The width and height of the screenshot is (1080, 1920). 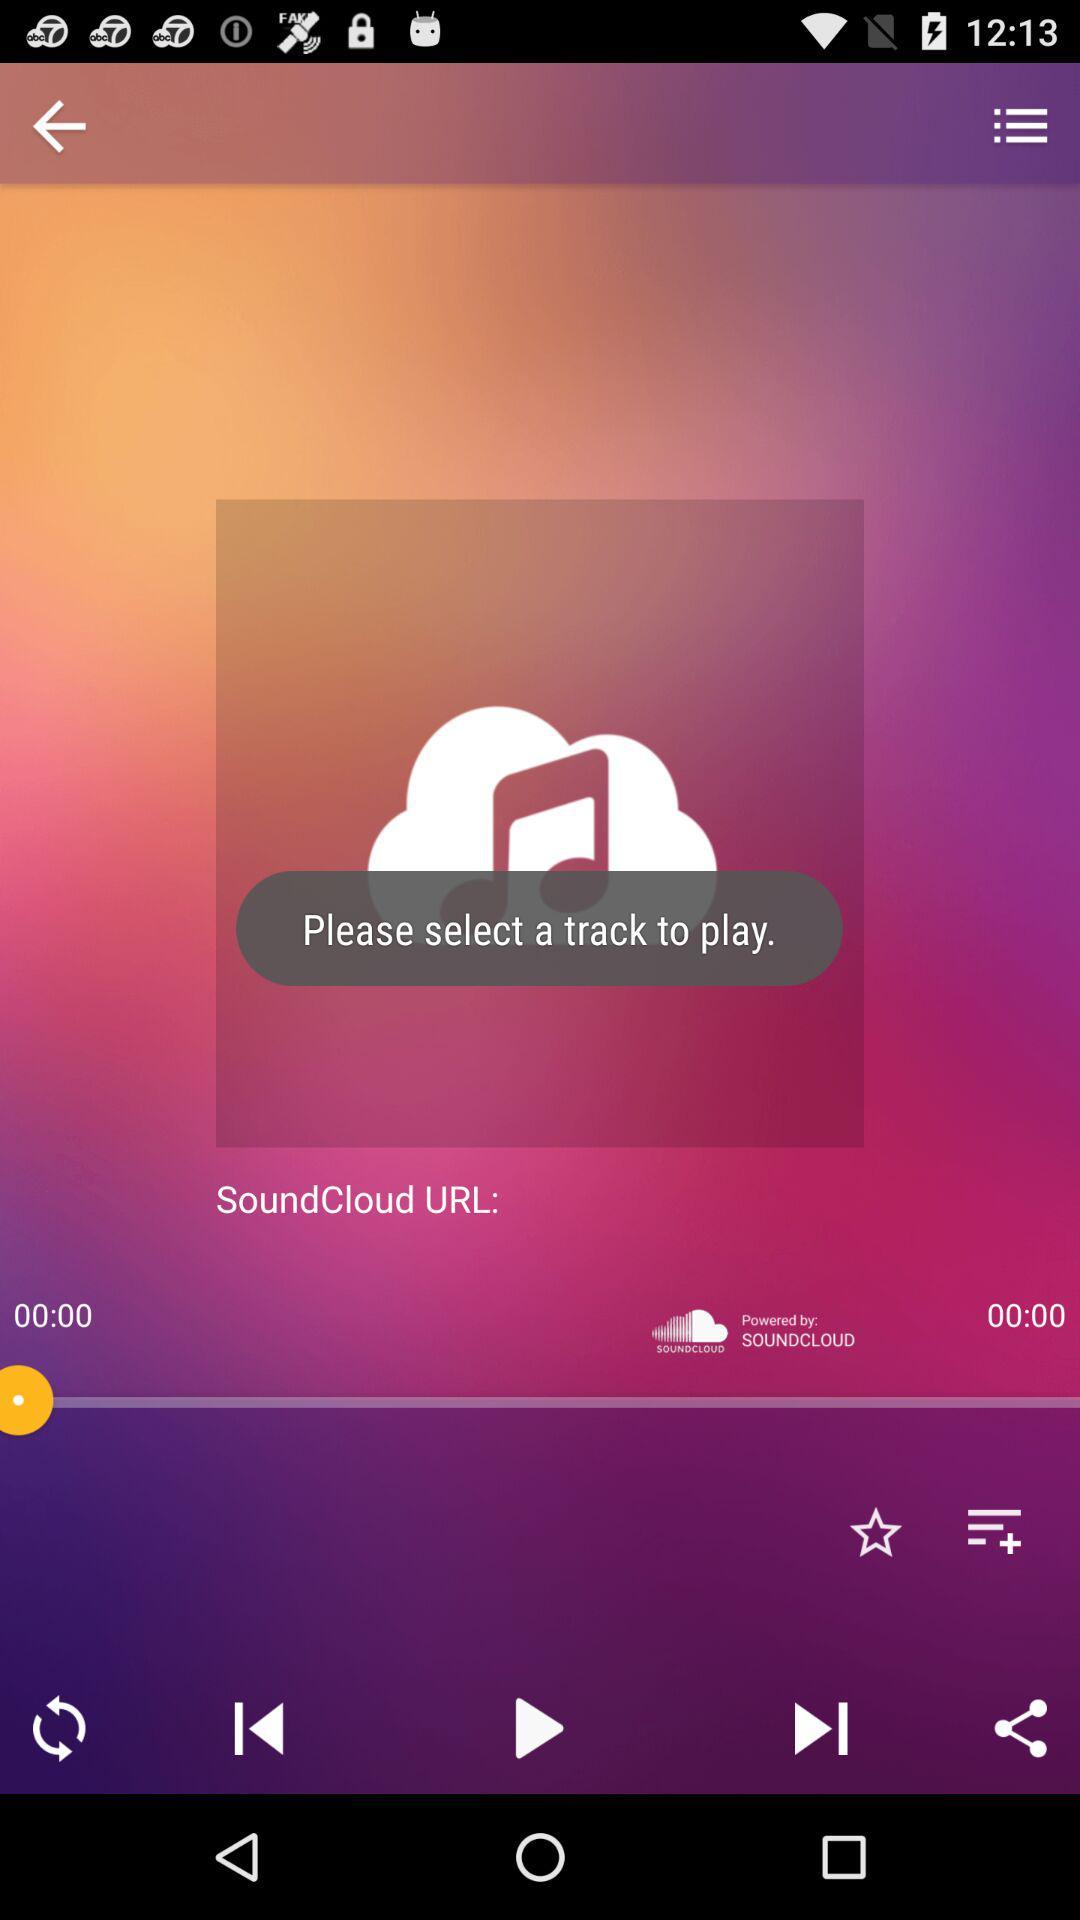 What do you see at coordinates (821, 1848) in the screenshot?
I see `the skip_next icon` at bounding box center [821, 1848].